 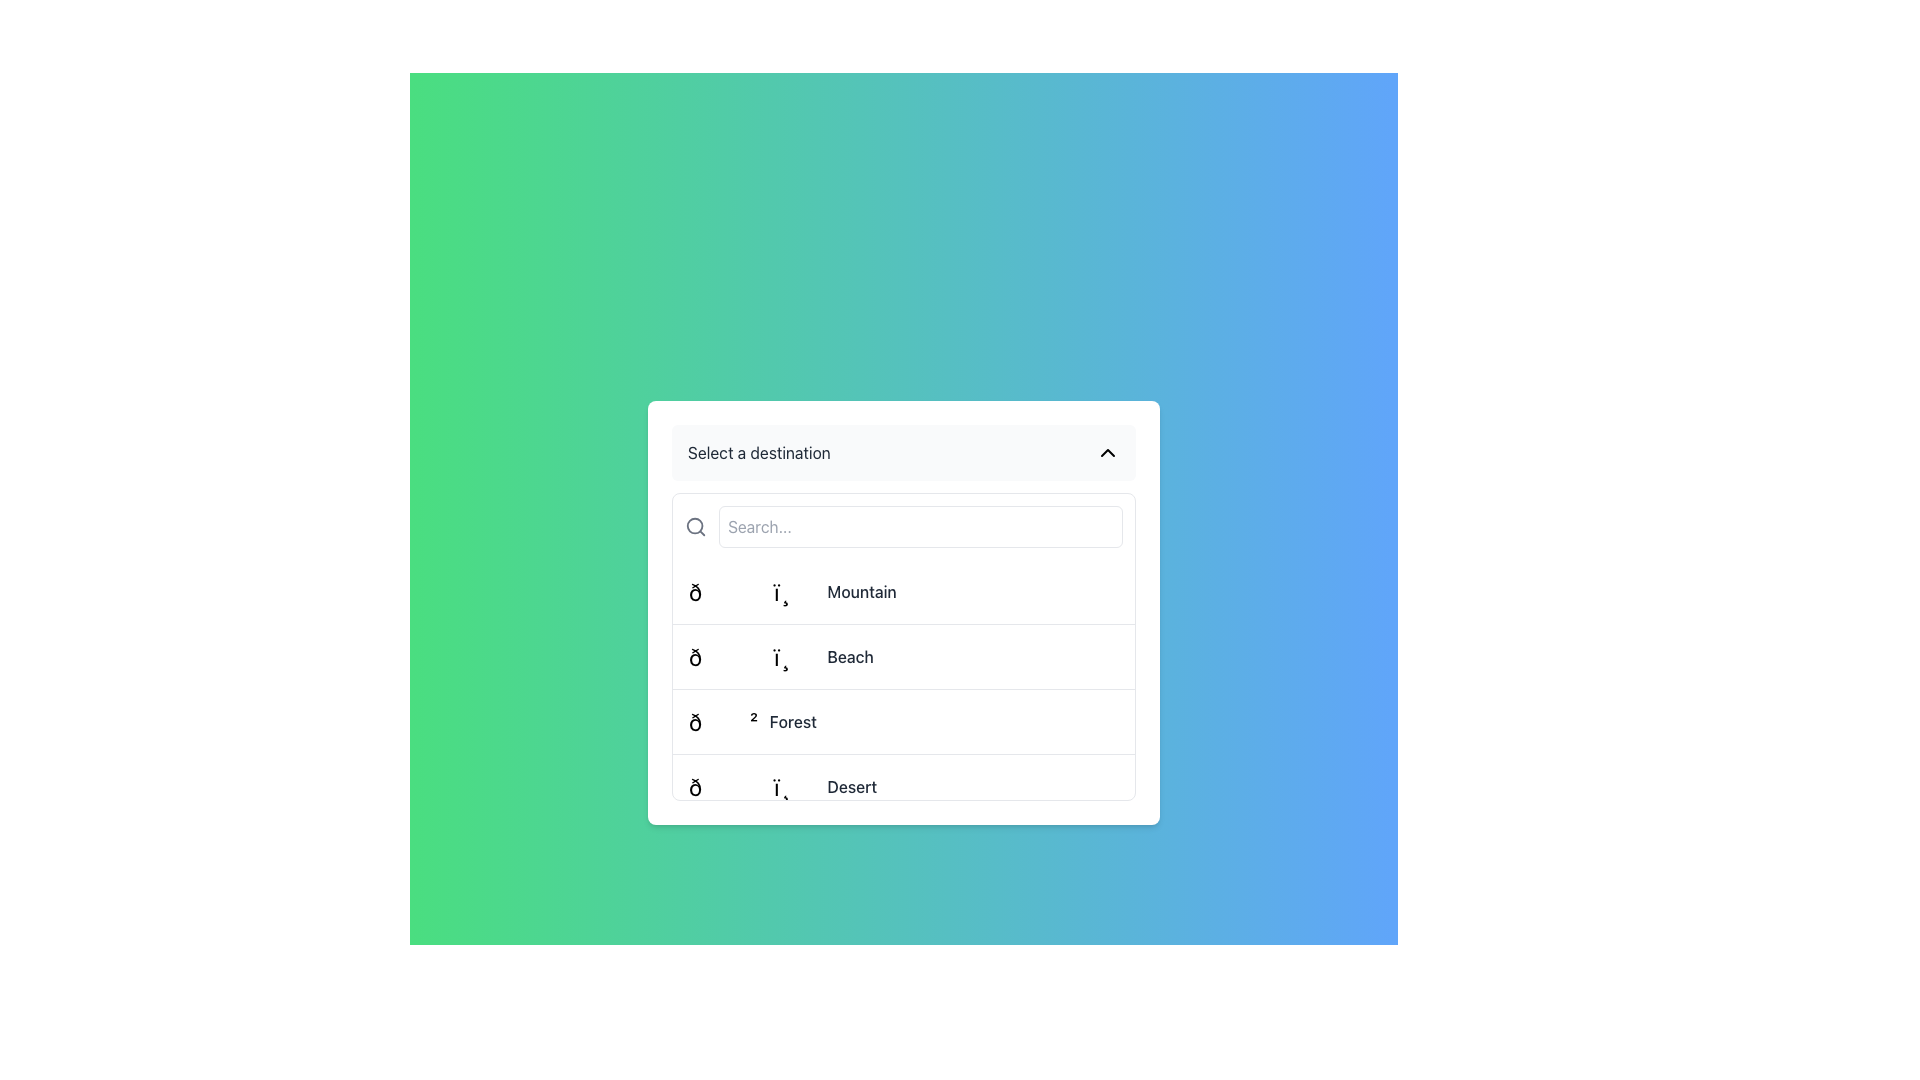 I want to click on an item in the Options List, which is a rectangular section containing four vertically stacked items, so click(x=902, y=647).